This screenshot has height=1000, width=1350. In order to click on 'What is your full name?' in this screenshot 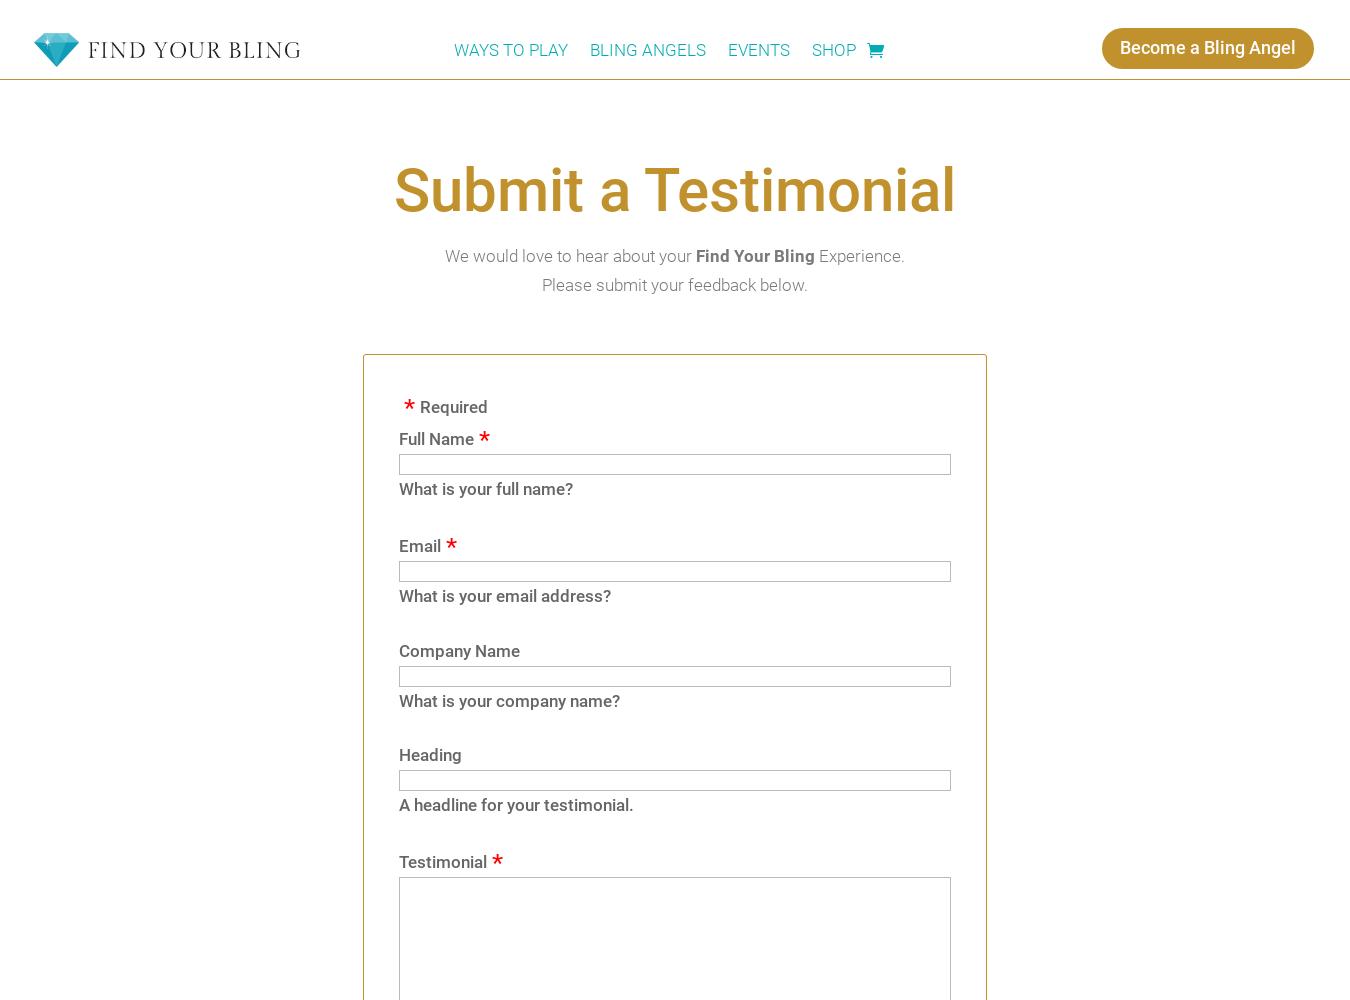, I will do `click(397, 487)`.